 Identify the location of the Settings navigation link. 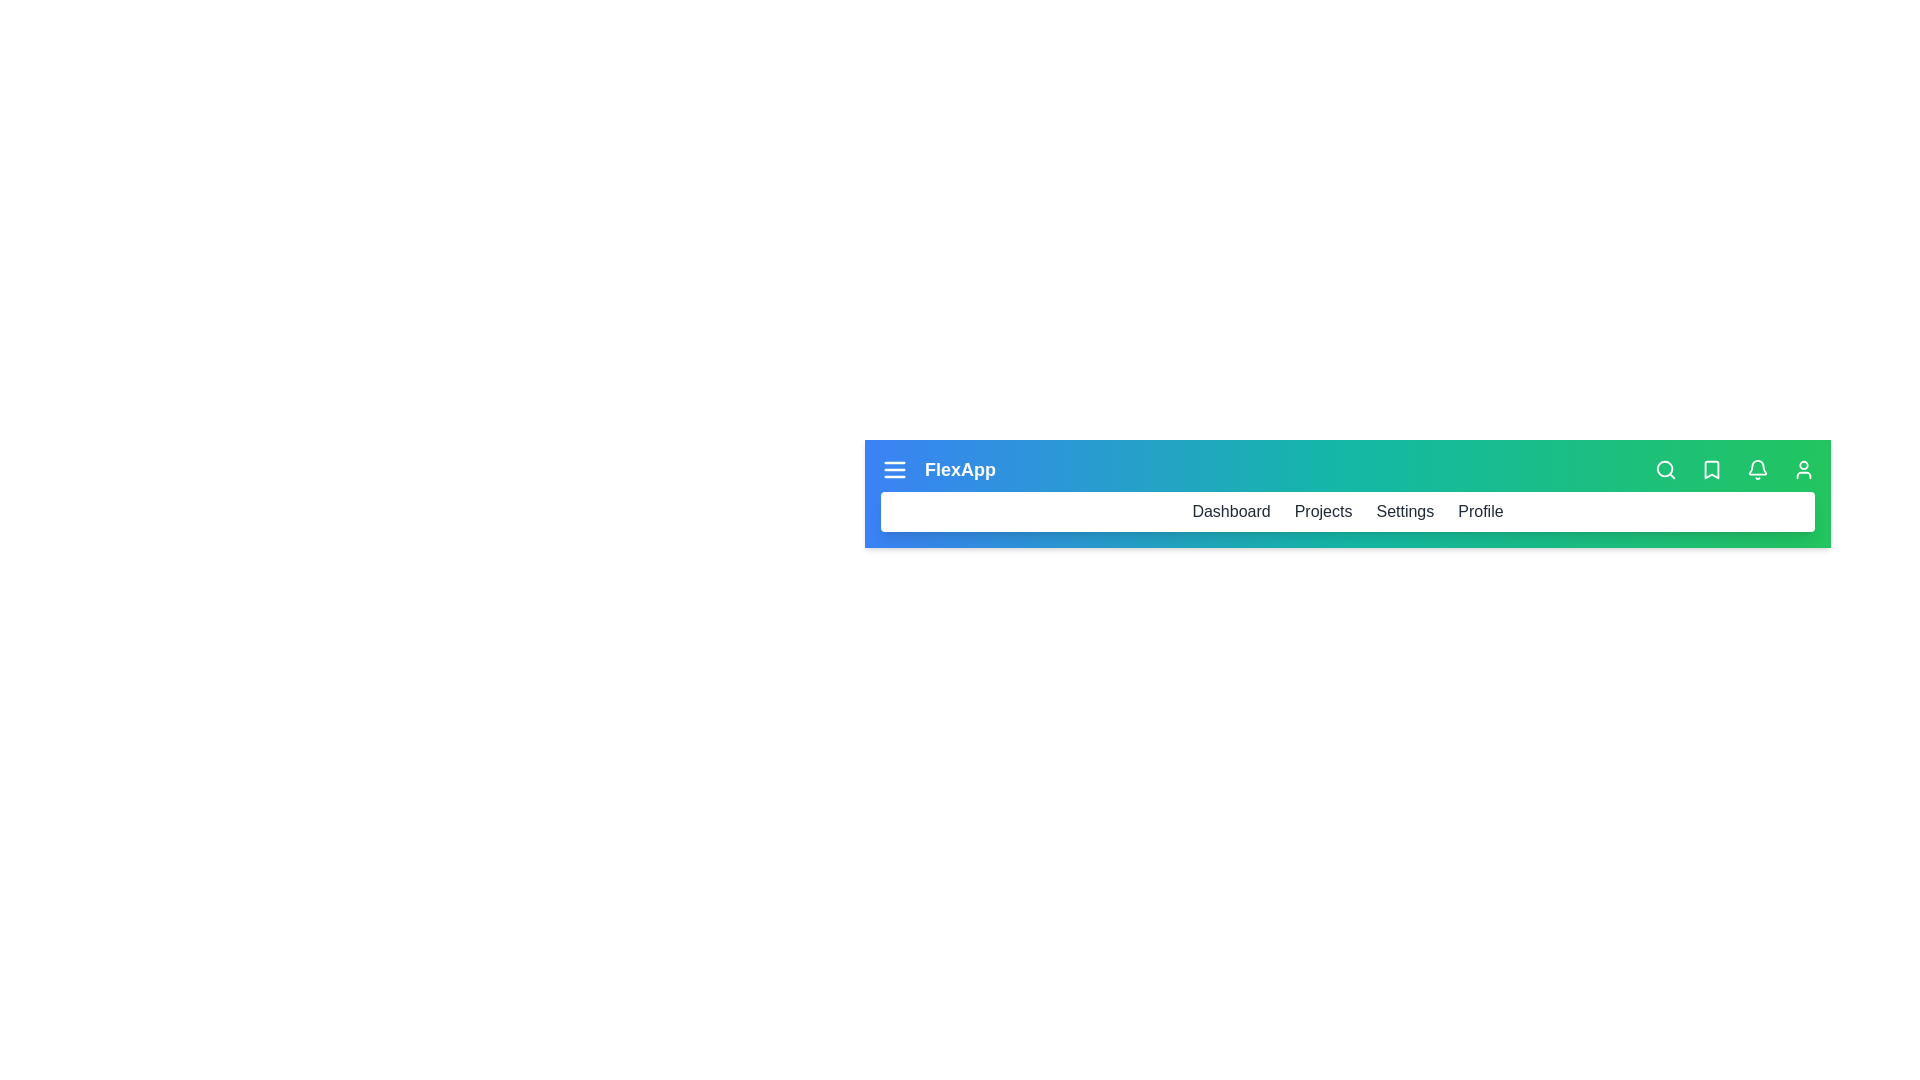
(1404, 511).